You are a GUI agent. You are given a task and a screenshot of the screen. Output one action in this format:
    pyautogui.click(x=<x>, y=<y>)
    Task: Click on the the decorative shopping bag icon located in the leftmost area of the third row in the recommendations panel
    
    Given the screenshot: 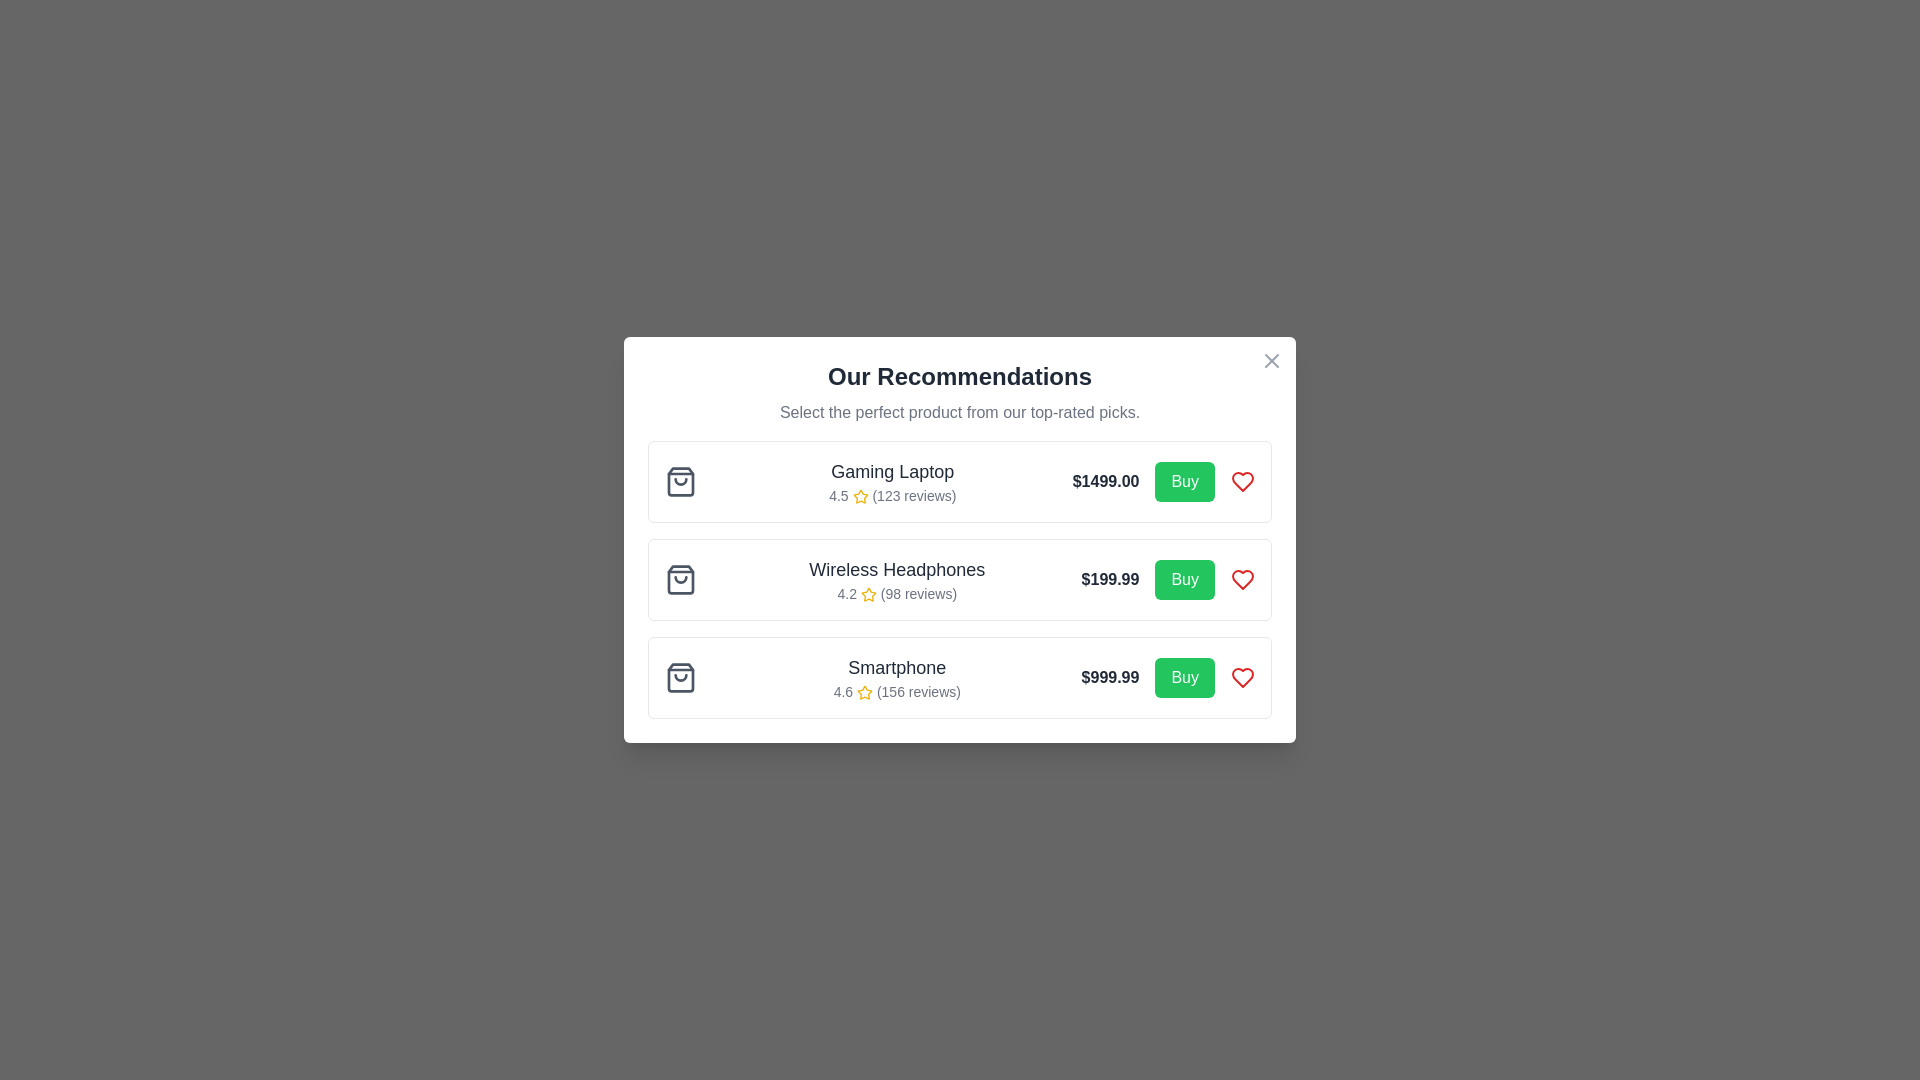 What is the action you would take?
    pyautogui.click(x=681, y=677)
    